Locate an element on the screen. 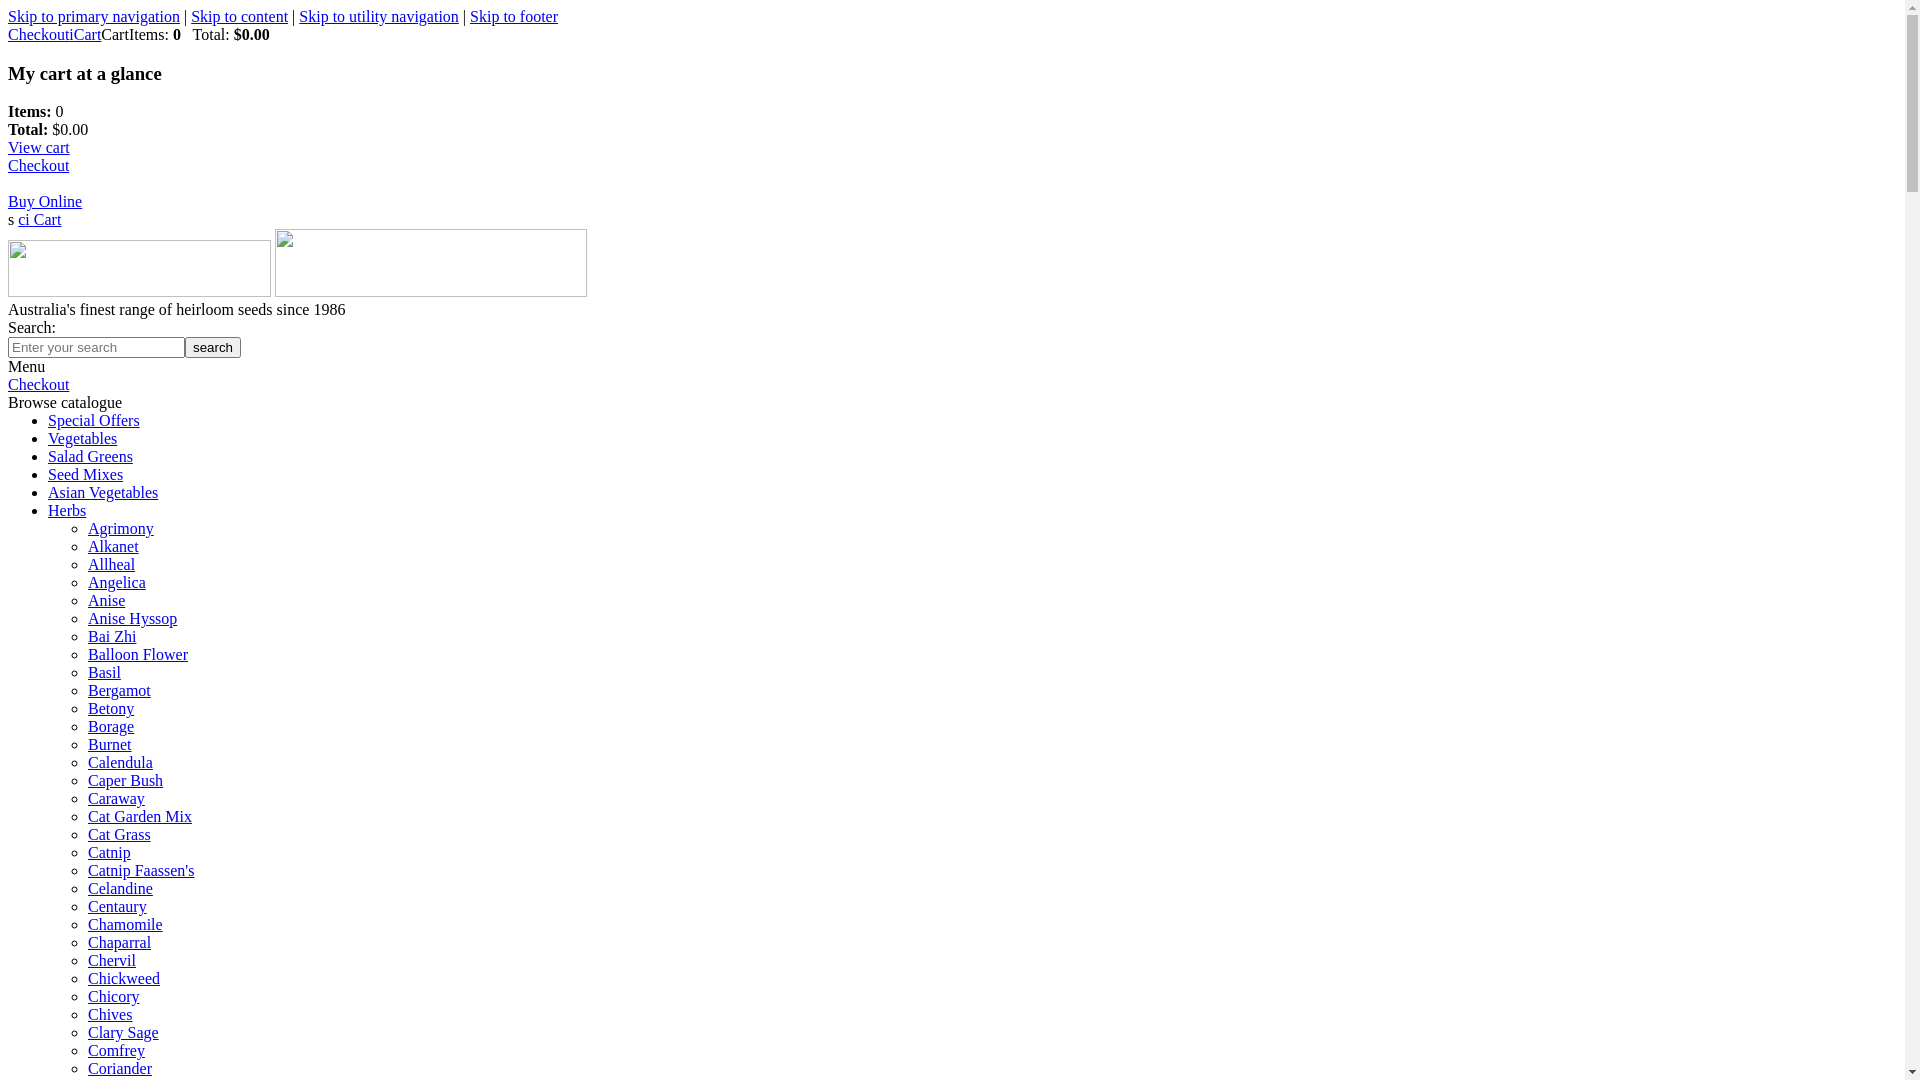  'Vegetables' is located at coordinates (81, 437).